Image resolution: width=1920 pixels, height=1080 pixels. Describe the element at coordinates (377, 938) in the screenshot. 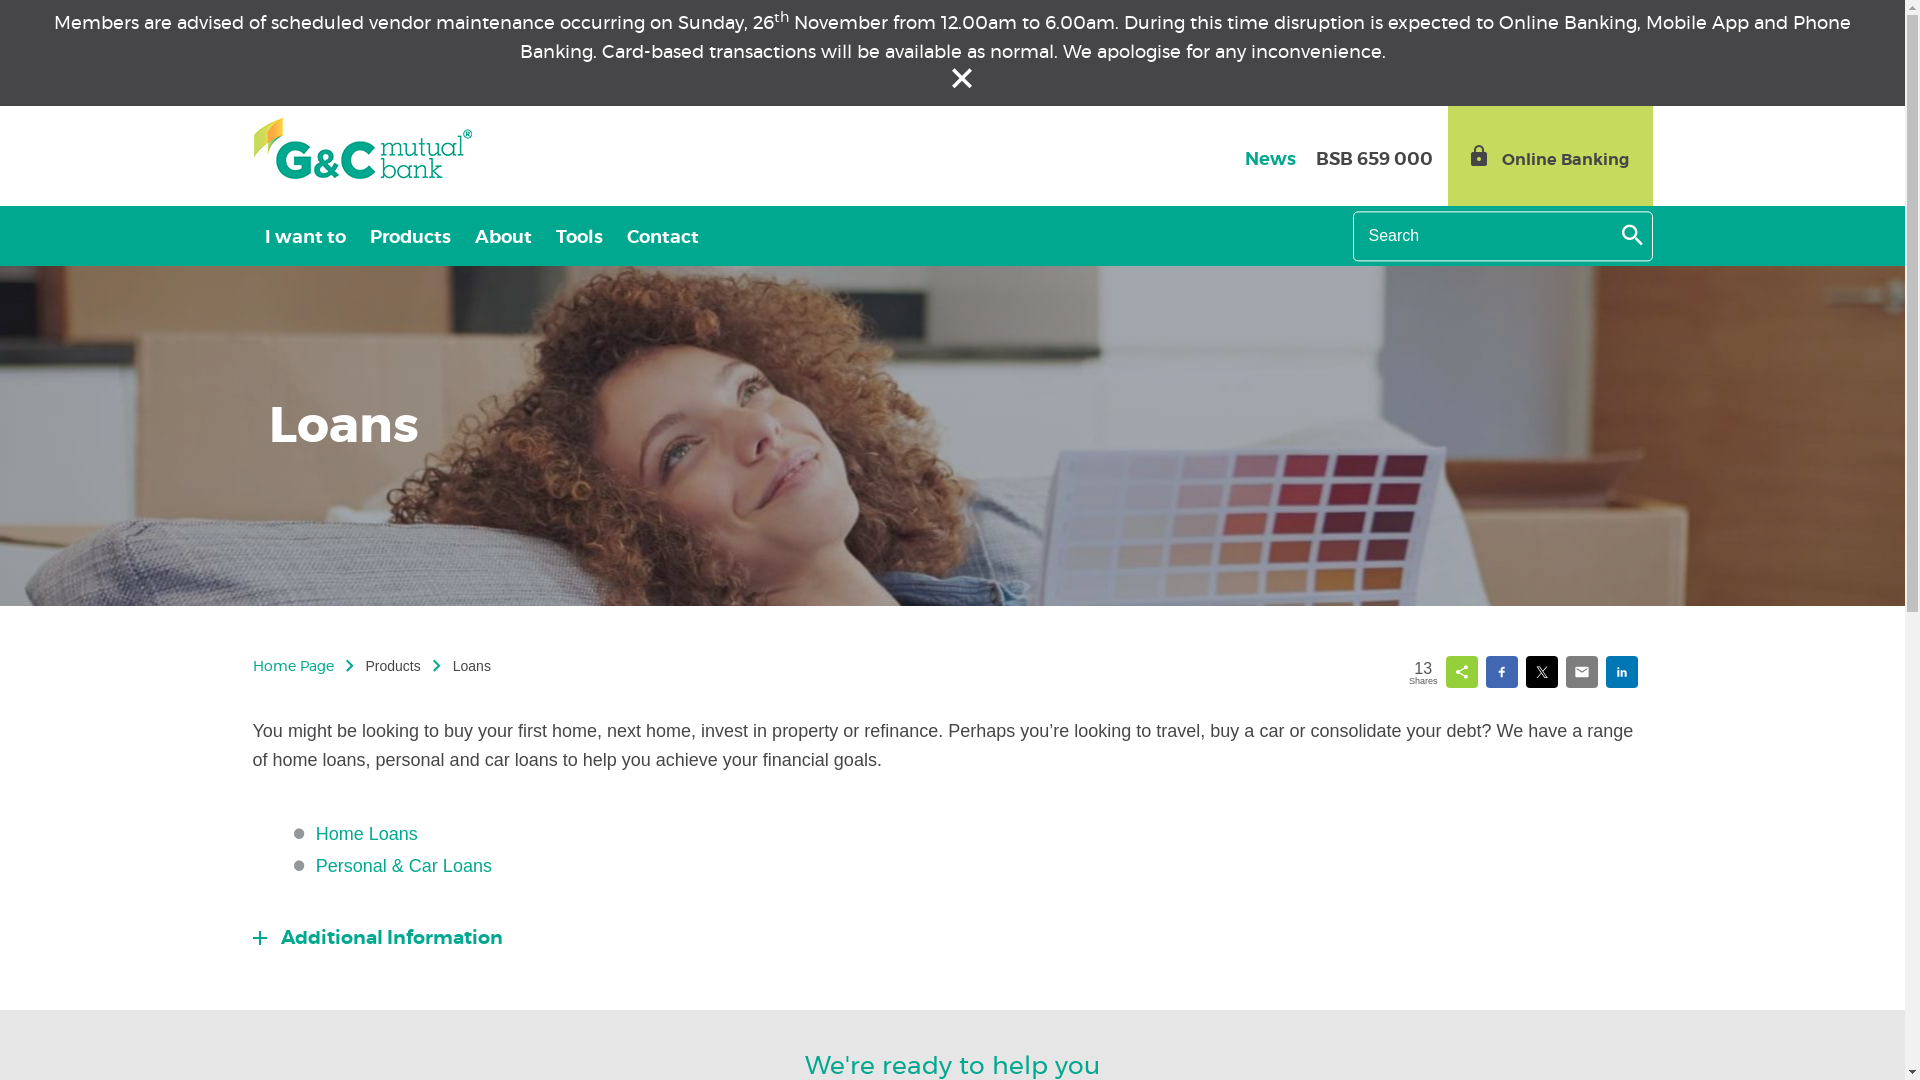

I see `'Additional Information'` at that location.